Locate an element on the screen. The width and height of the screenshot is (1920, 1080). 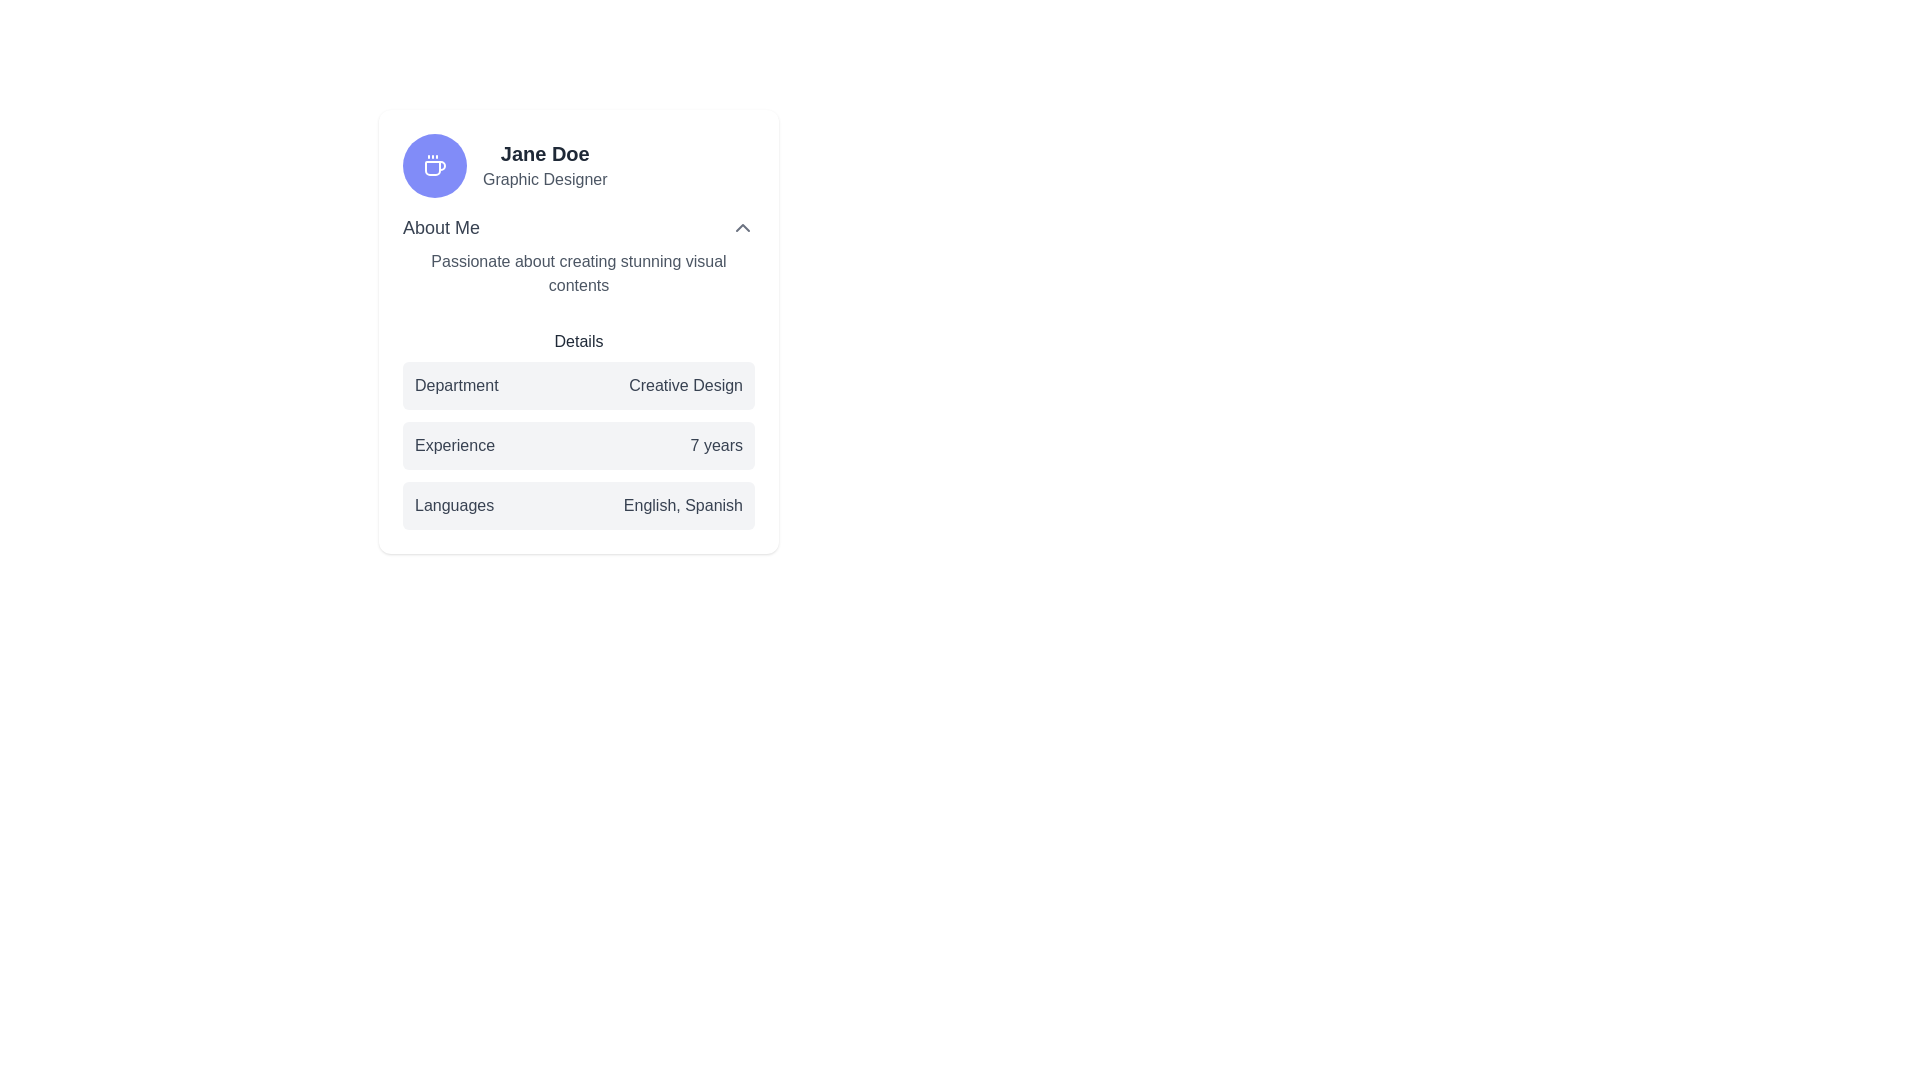
the circular graphic avatar featuring a blue background and a white coffee cup icon, located at the top left of the card layout is located at coordinates (434, 164).